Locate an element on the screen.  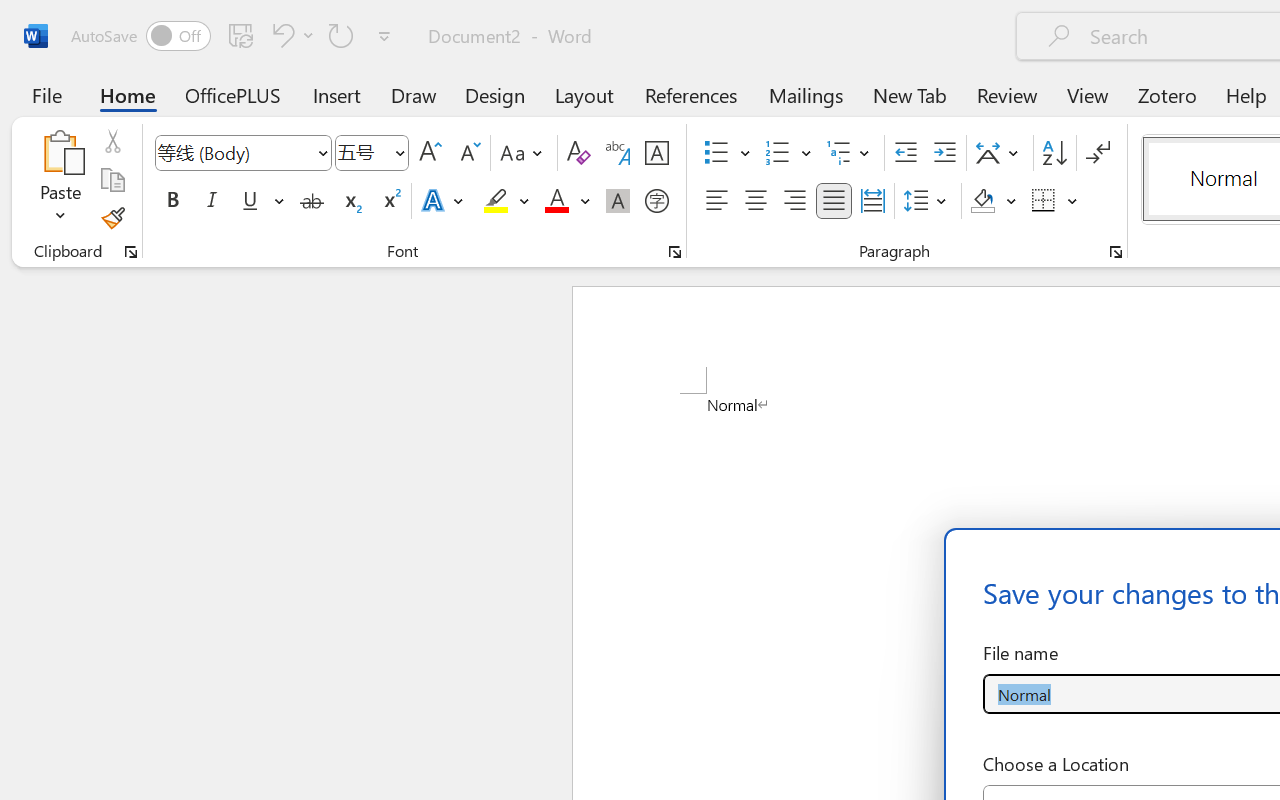
'Font...' is located at coordinates (675, 251).